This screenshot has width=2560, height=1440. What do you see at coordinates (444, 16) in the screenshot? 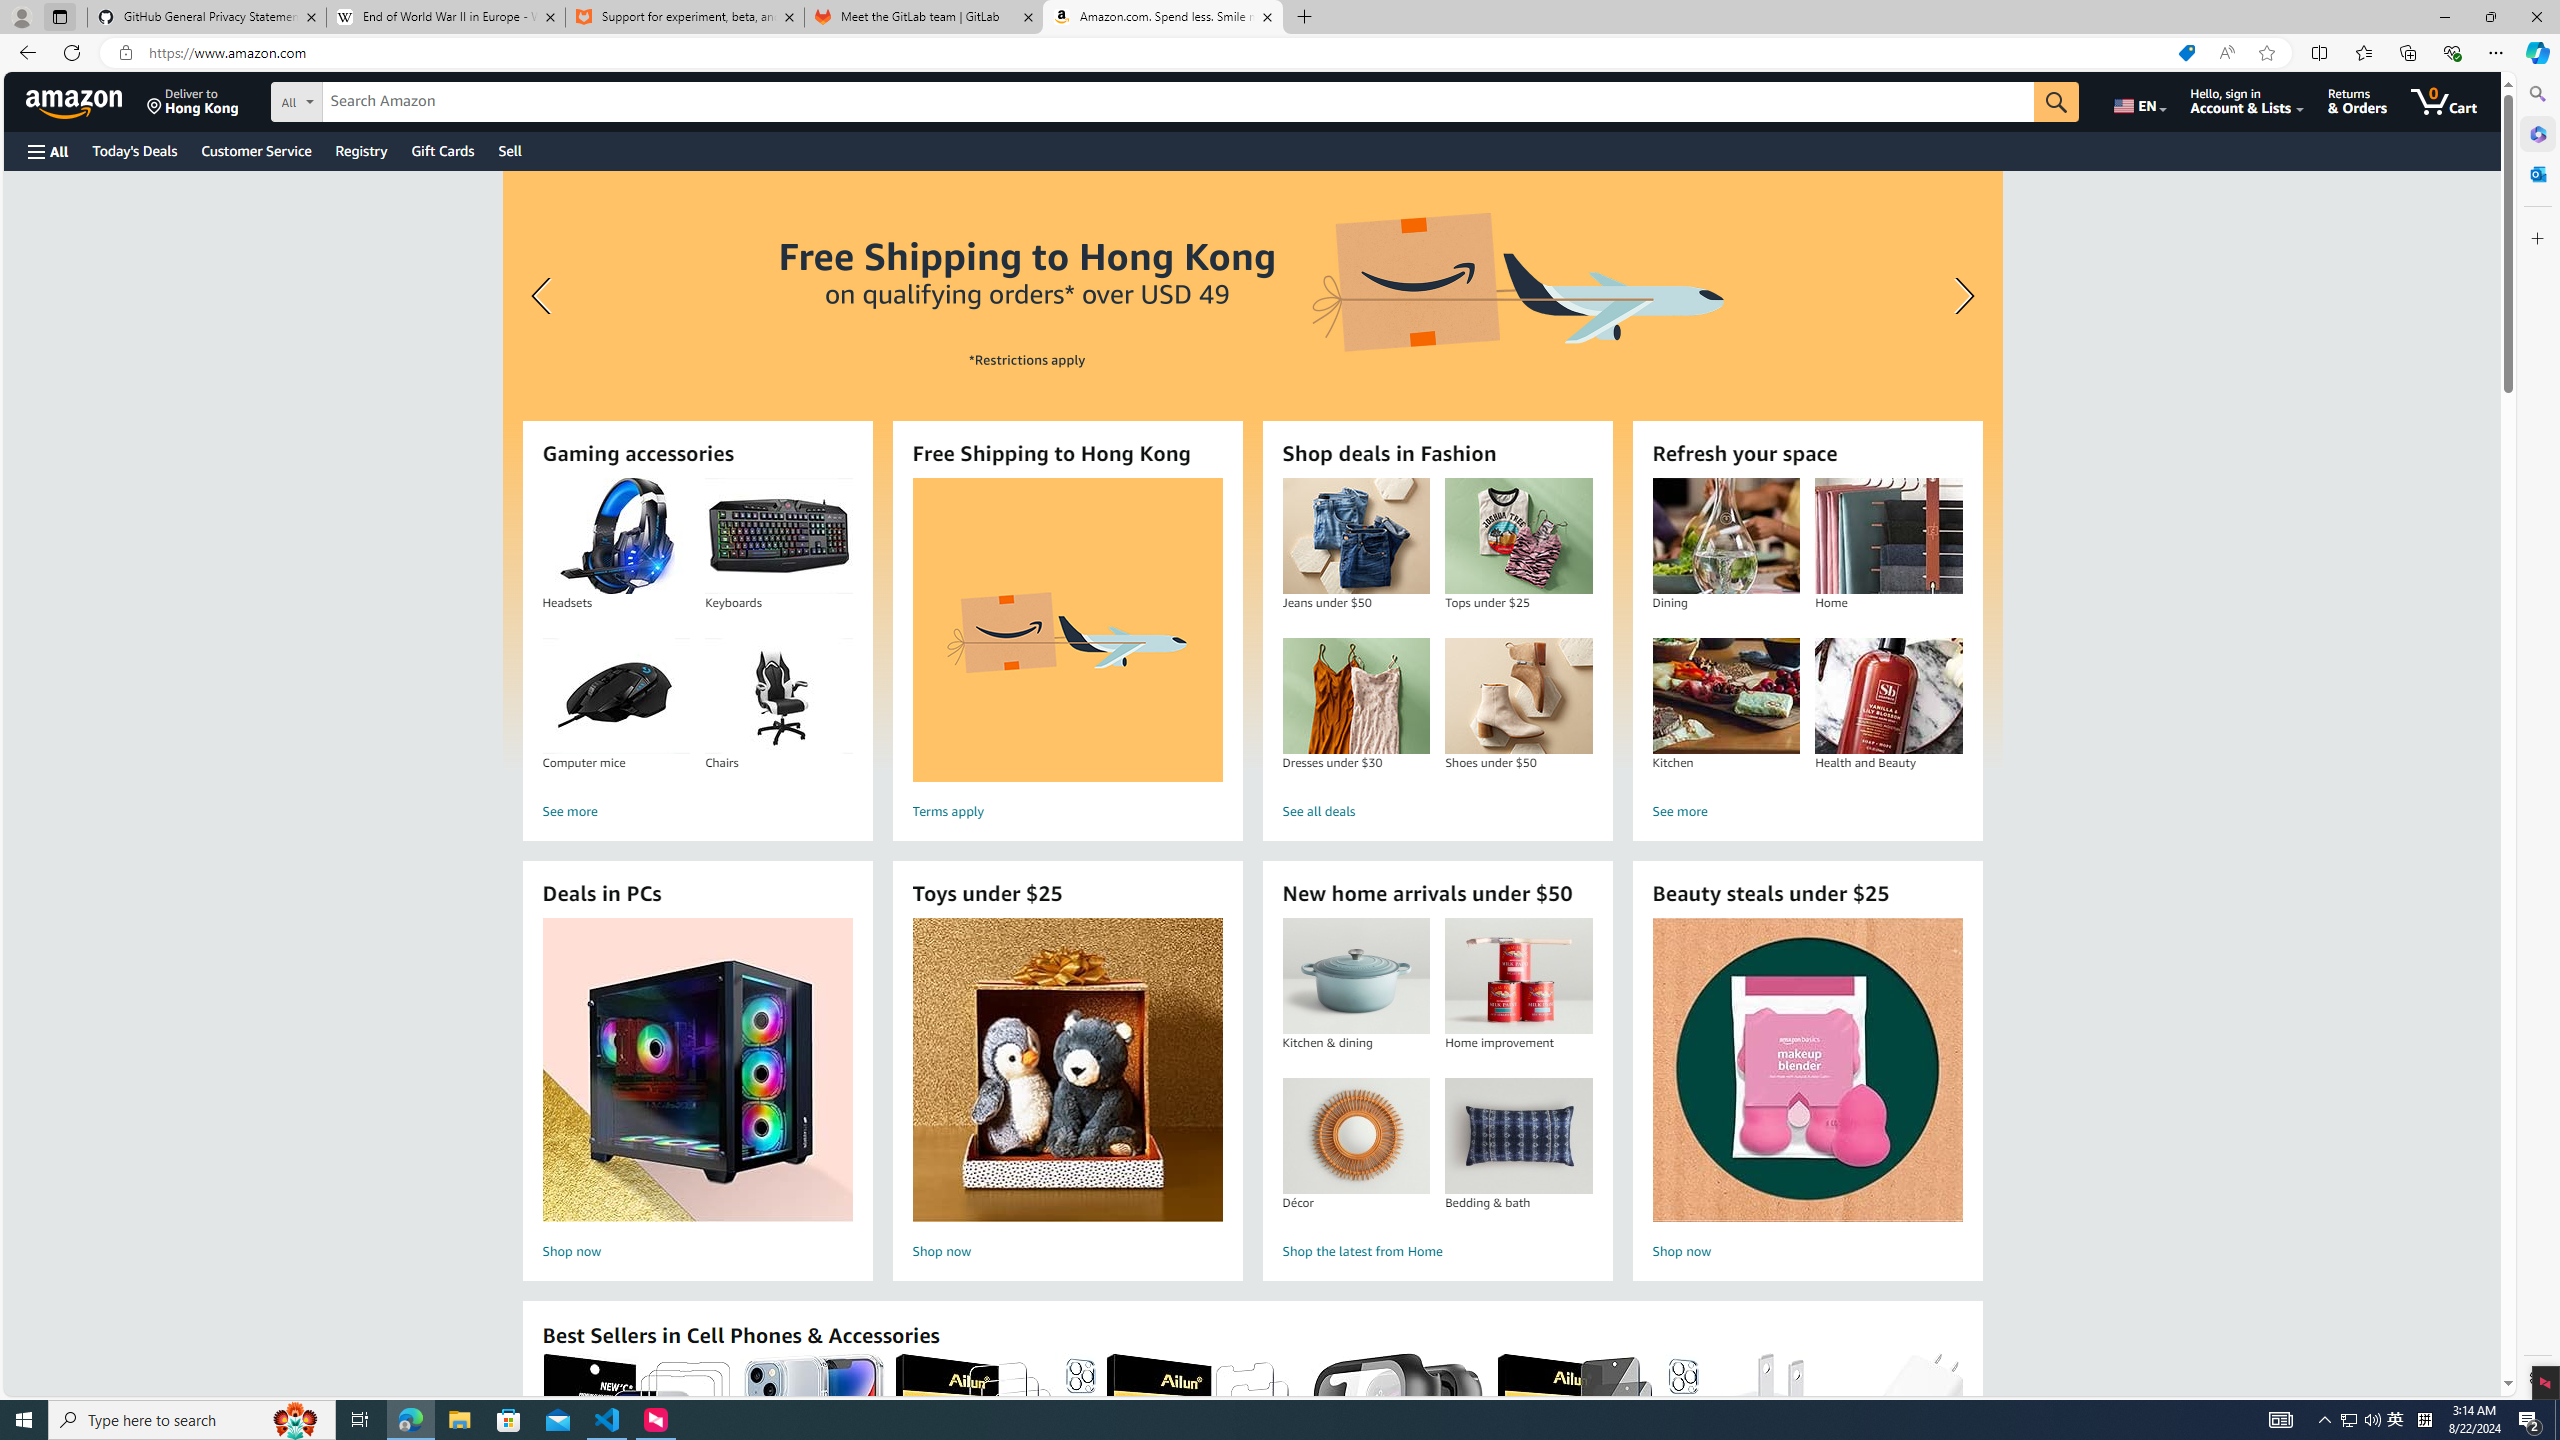
I see `'End of World War II in Europe - Wikipedia'` at bounding box center [444, 16].